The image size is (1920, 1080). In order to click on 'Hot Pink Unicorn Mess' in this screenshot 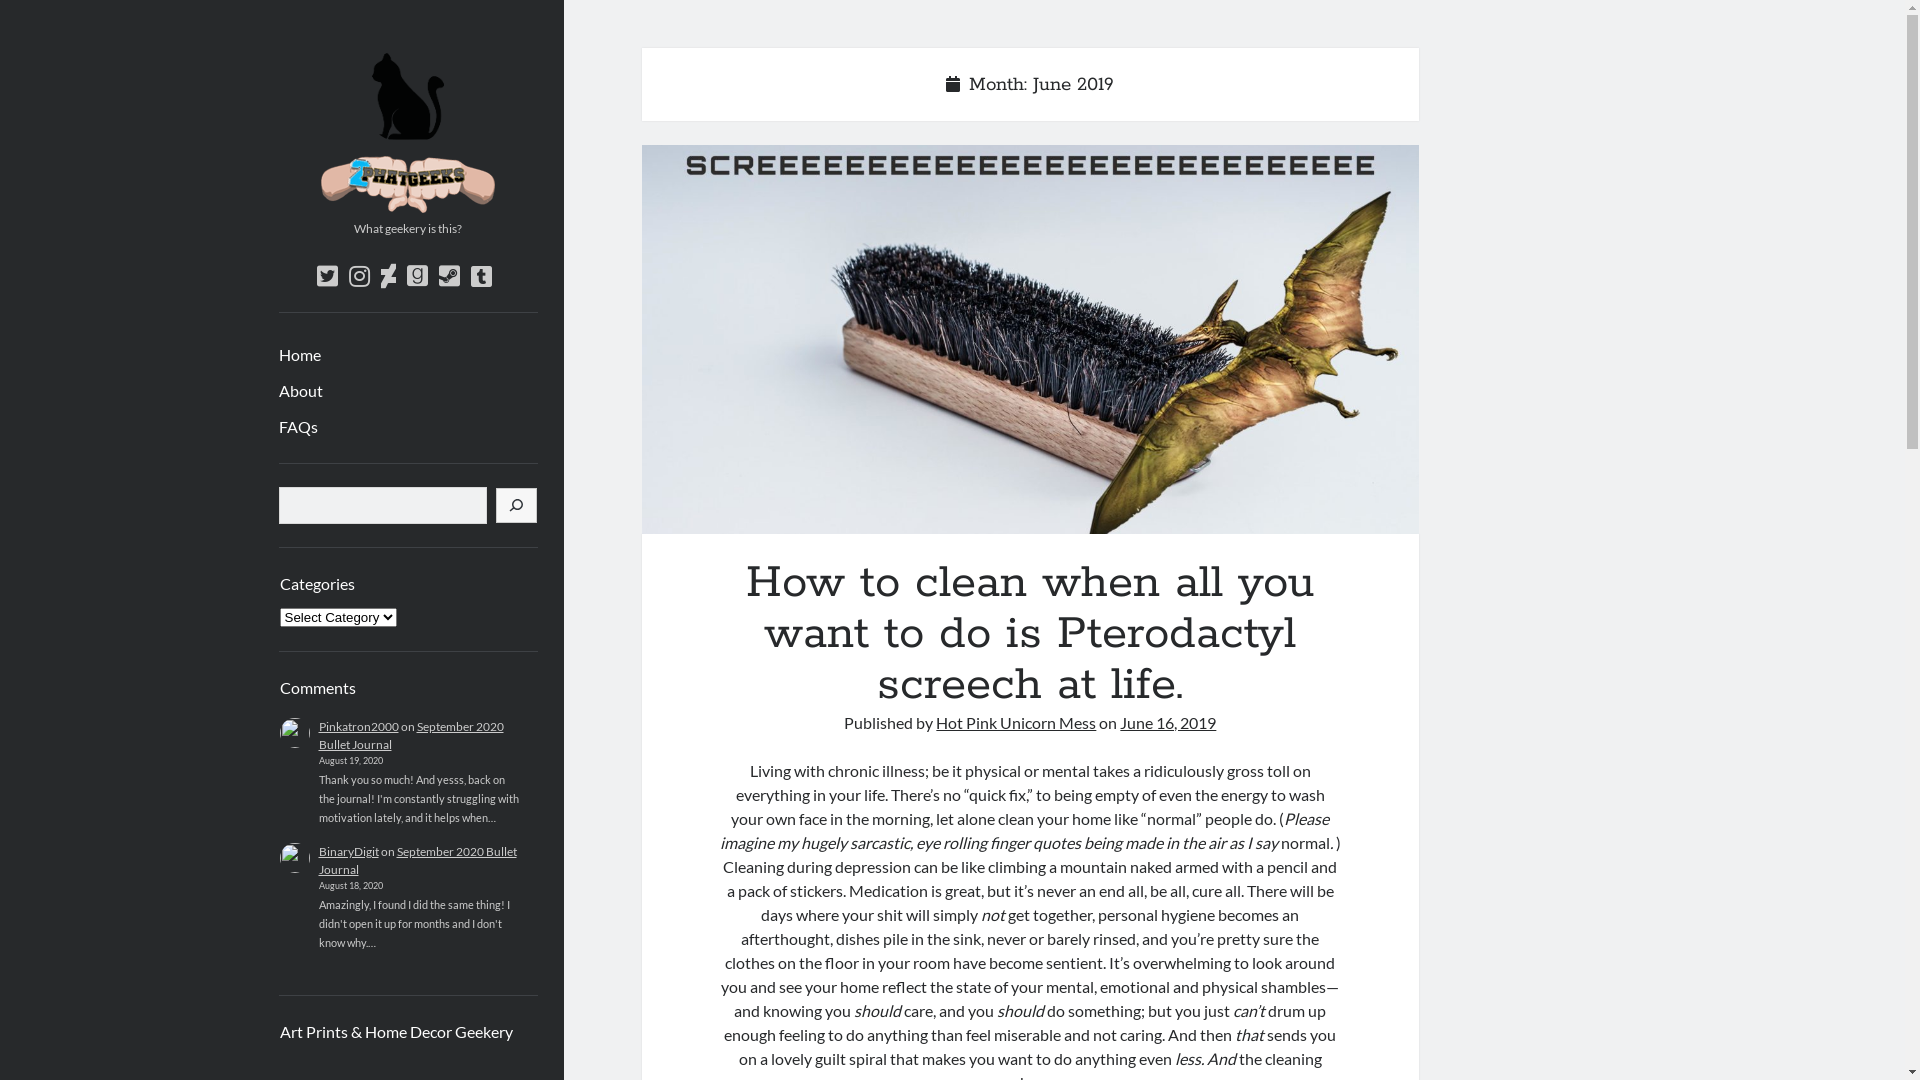, I will do `click(1016, 722)`.